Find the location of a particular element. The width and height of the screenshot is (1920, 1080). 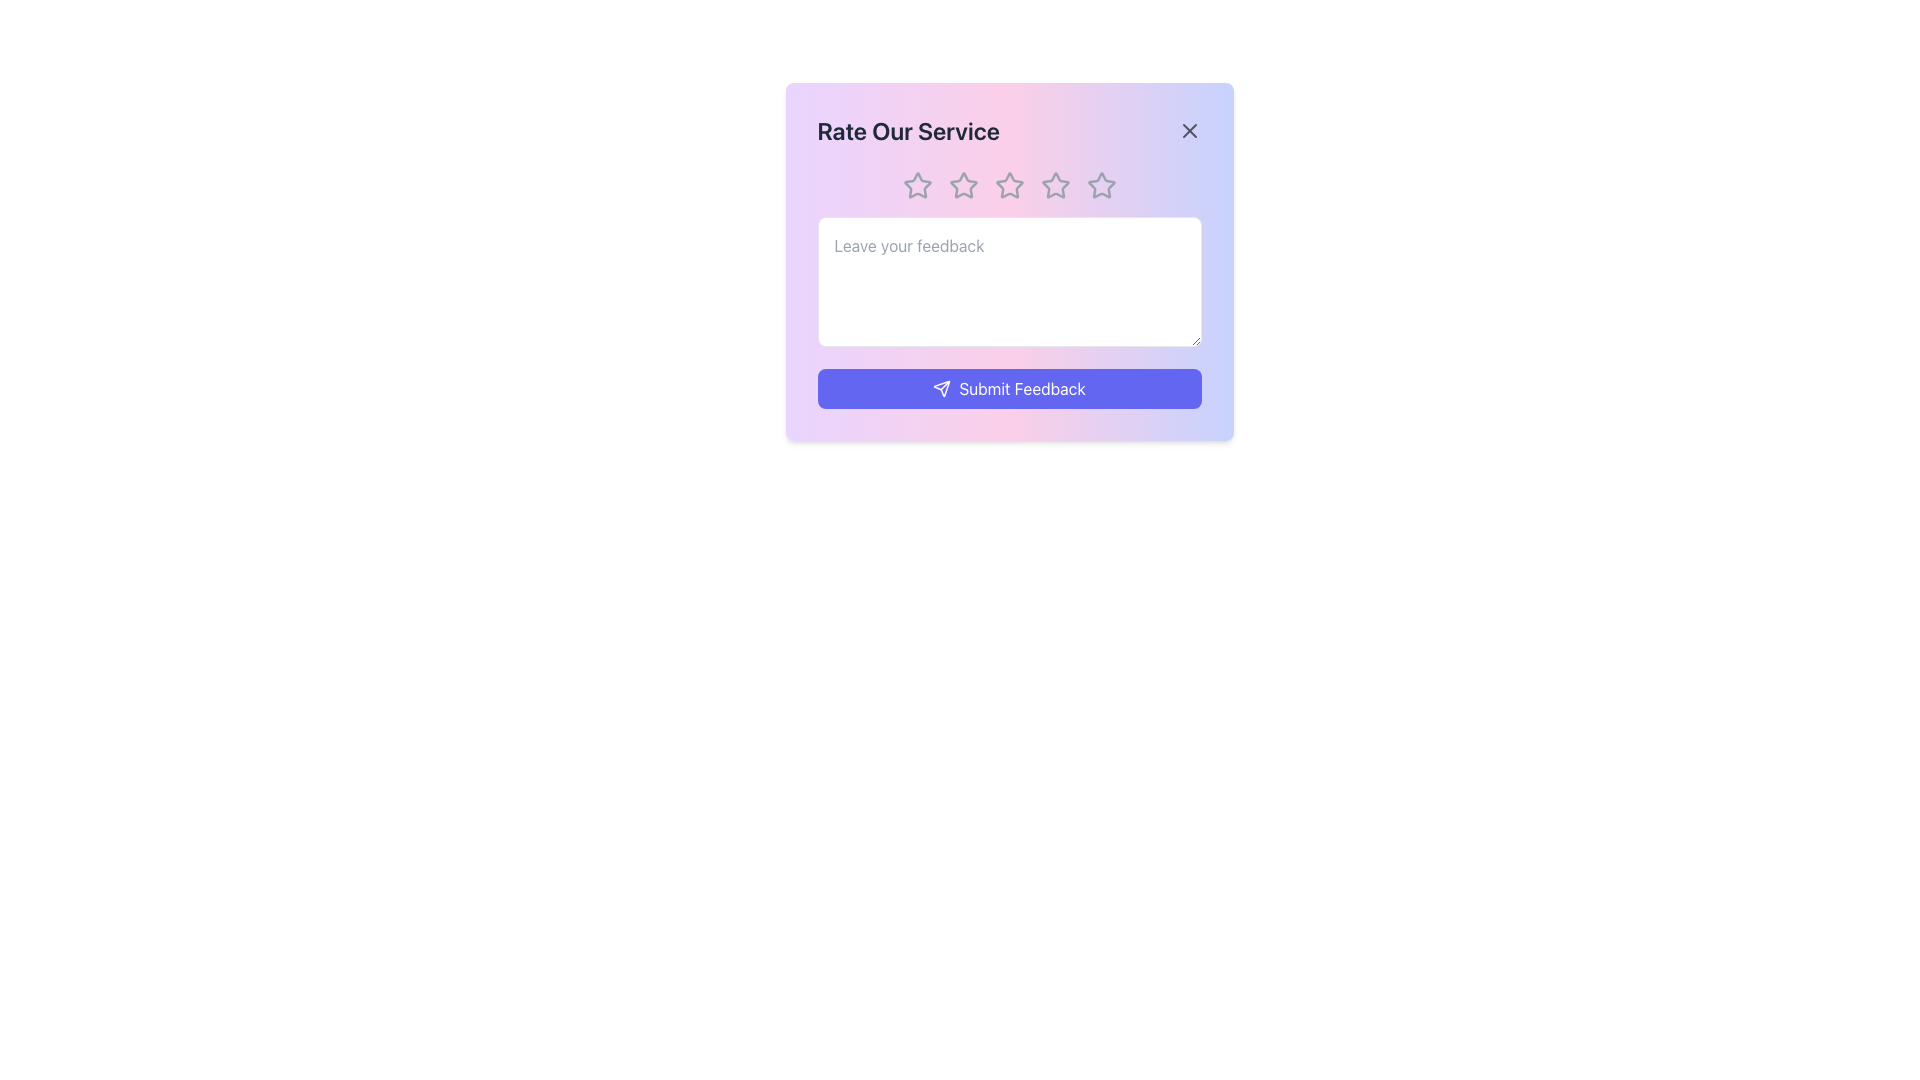

on the highlighted third star icon in the rating section of the feedback modal is located at coordinates (1009, 185).